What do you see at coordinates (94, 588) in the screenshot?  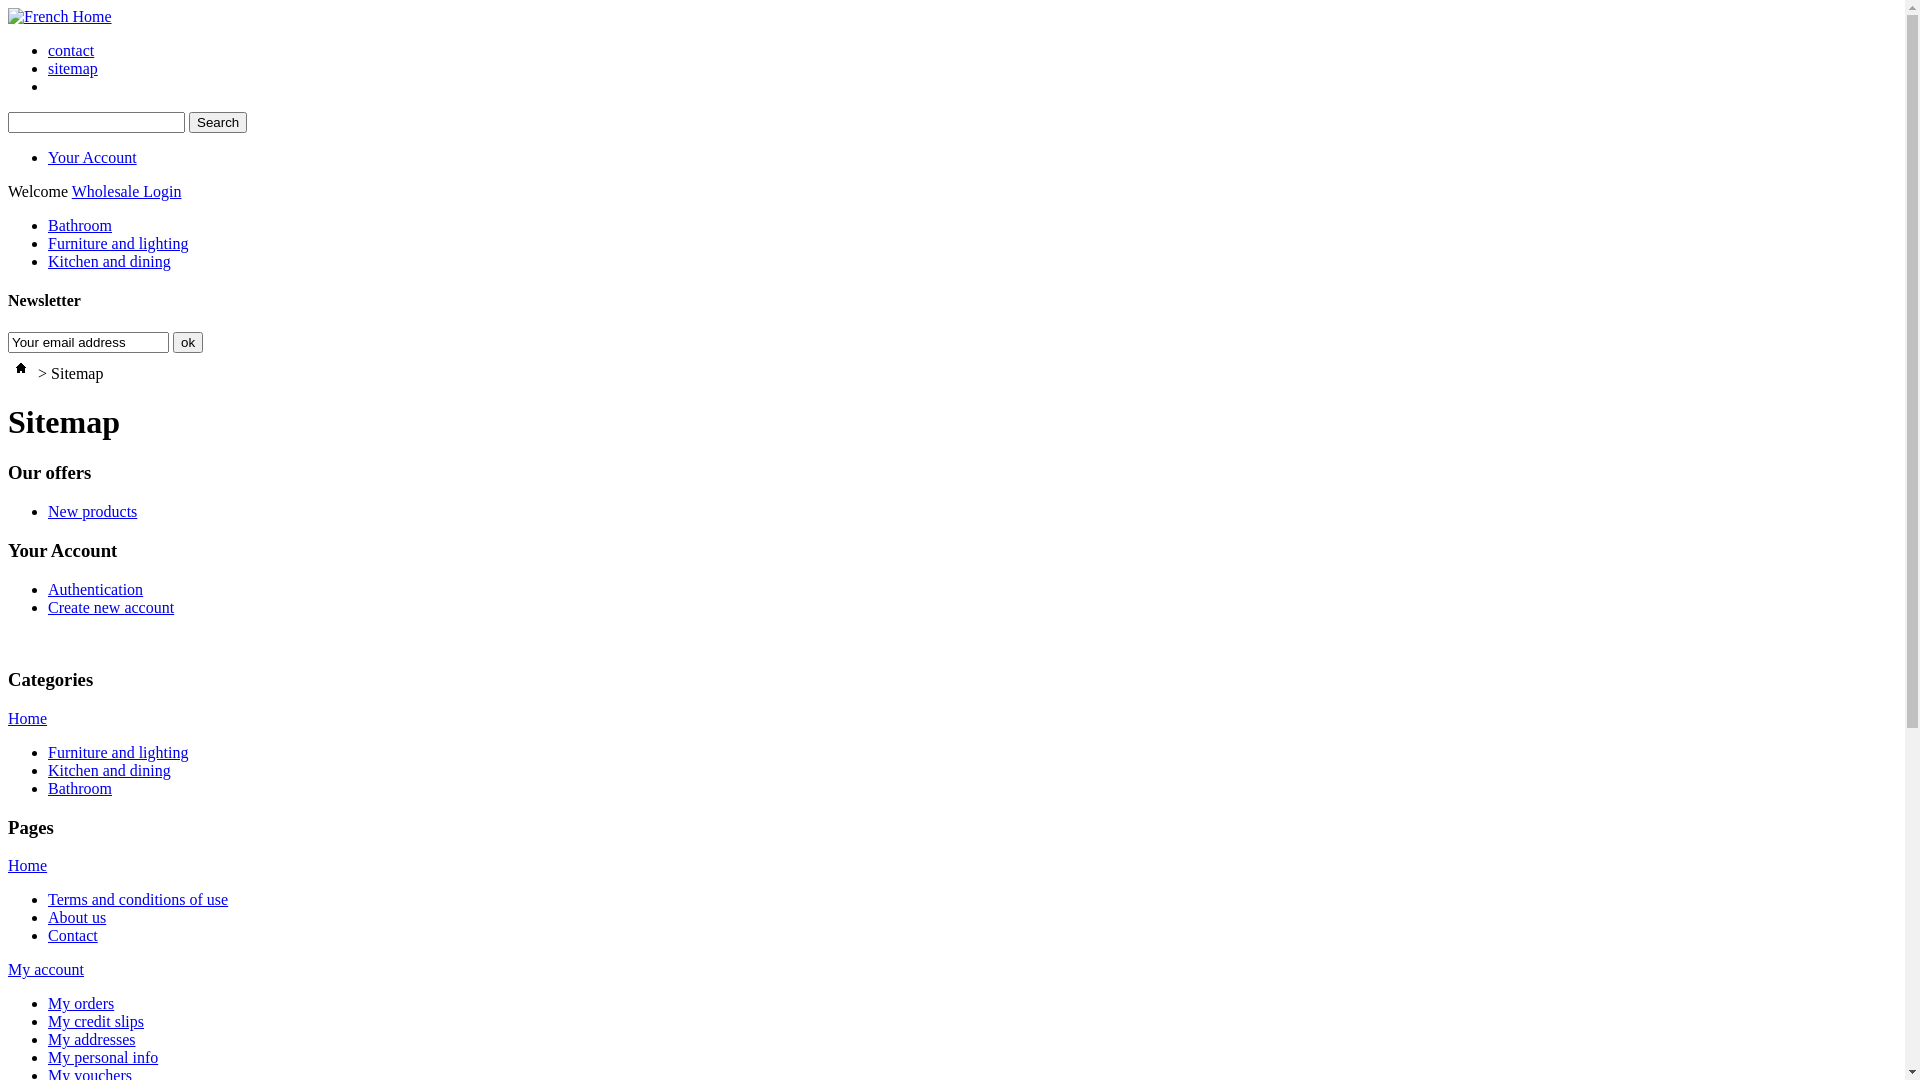 I see `'Authentication'` at bounding box center [94, 588].